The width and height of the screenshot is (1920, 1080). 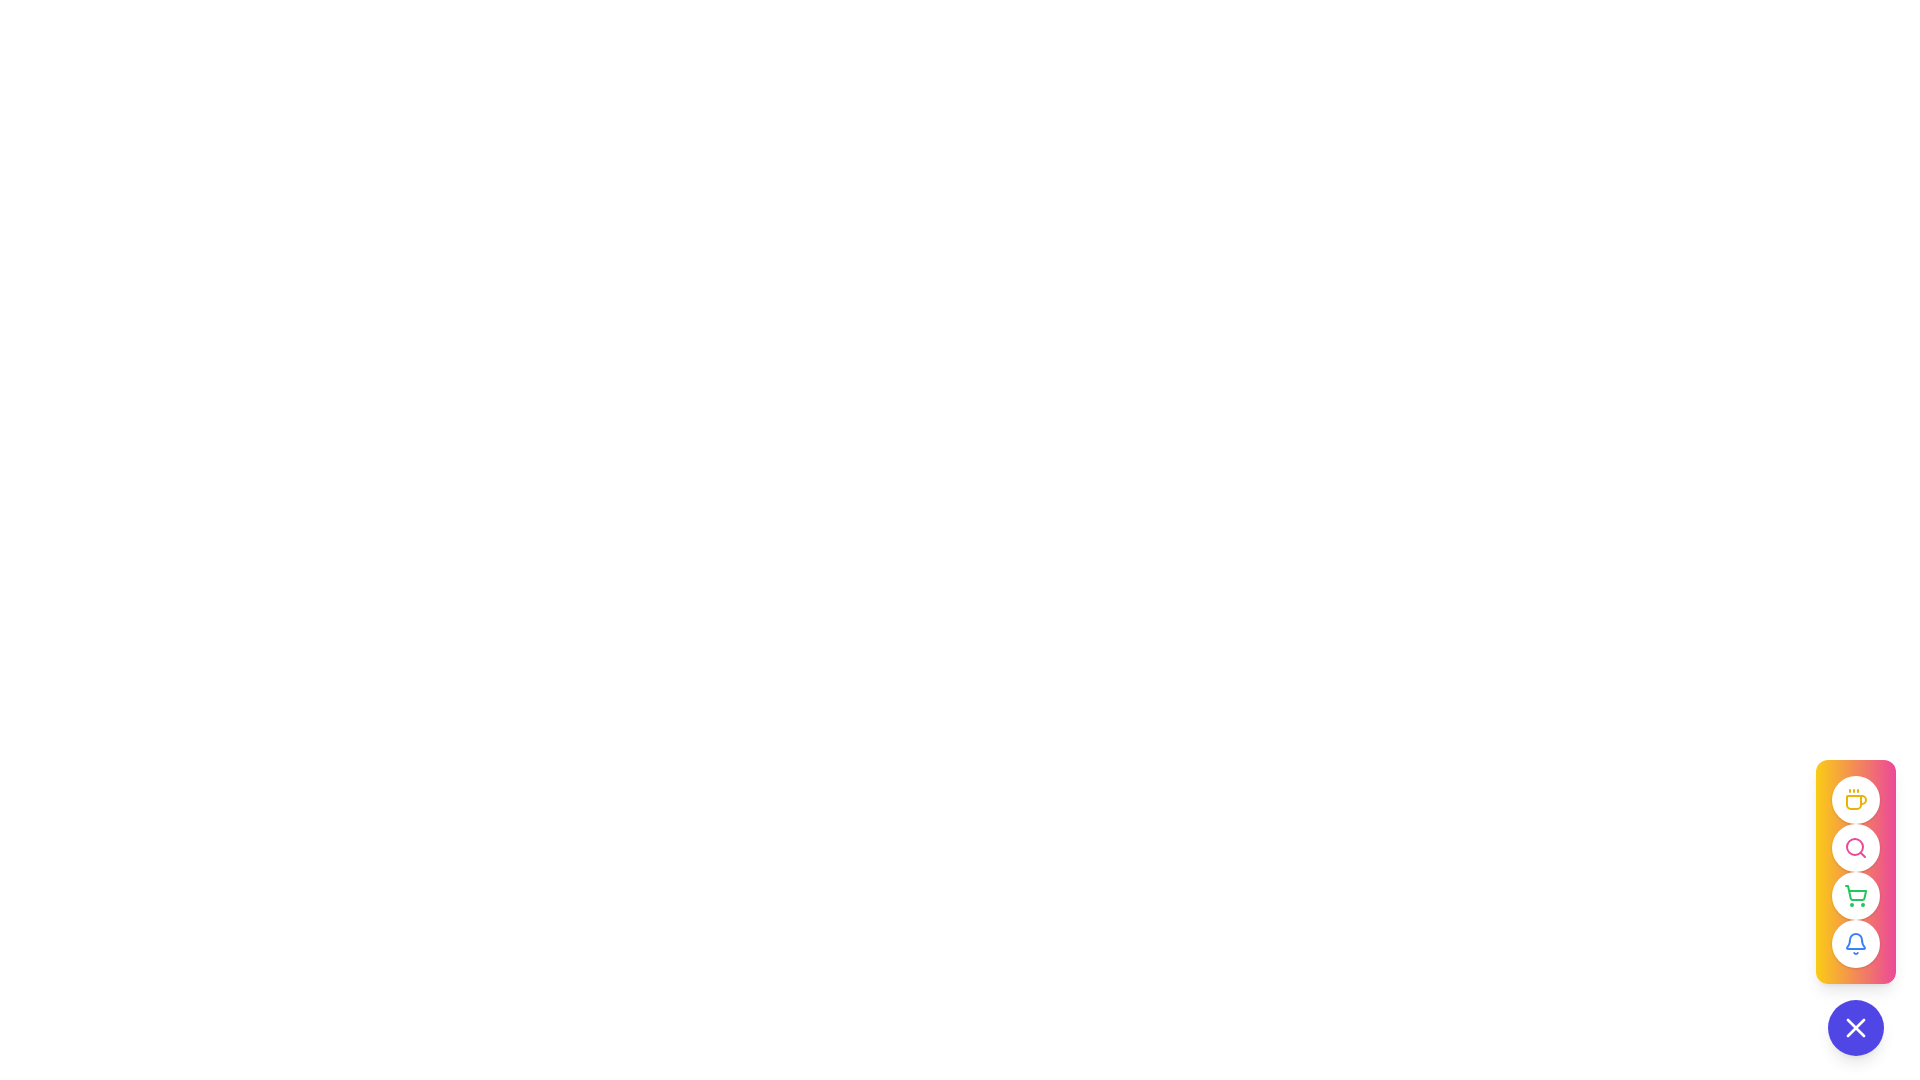 I want to click on the coffee mug icon button, which is the topmost element in a vertical stack of circular buttons in the colorful sidebar on the right edge of the interface, so click(x=1855, y=798).